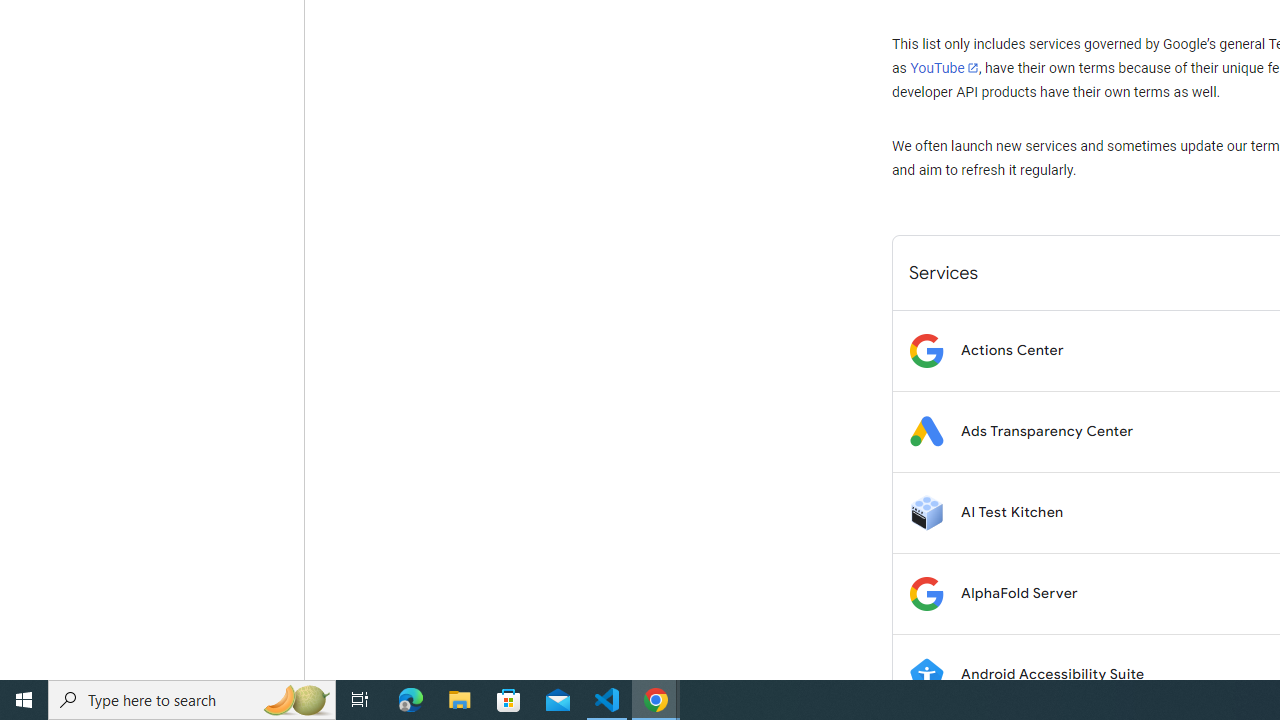 The height and width of the screenshot is (720, 1280). Describe the element at coordinates (943, 67) in the screenshot. I see `'YouTube'` at that location.